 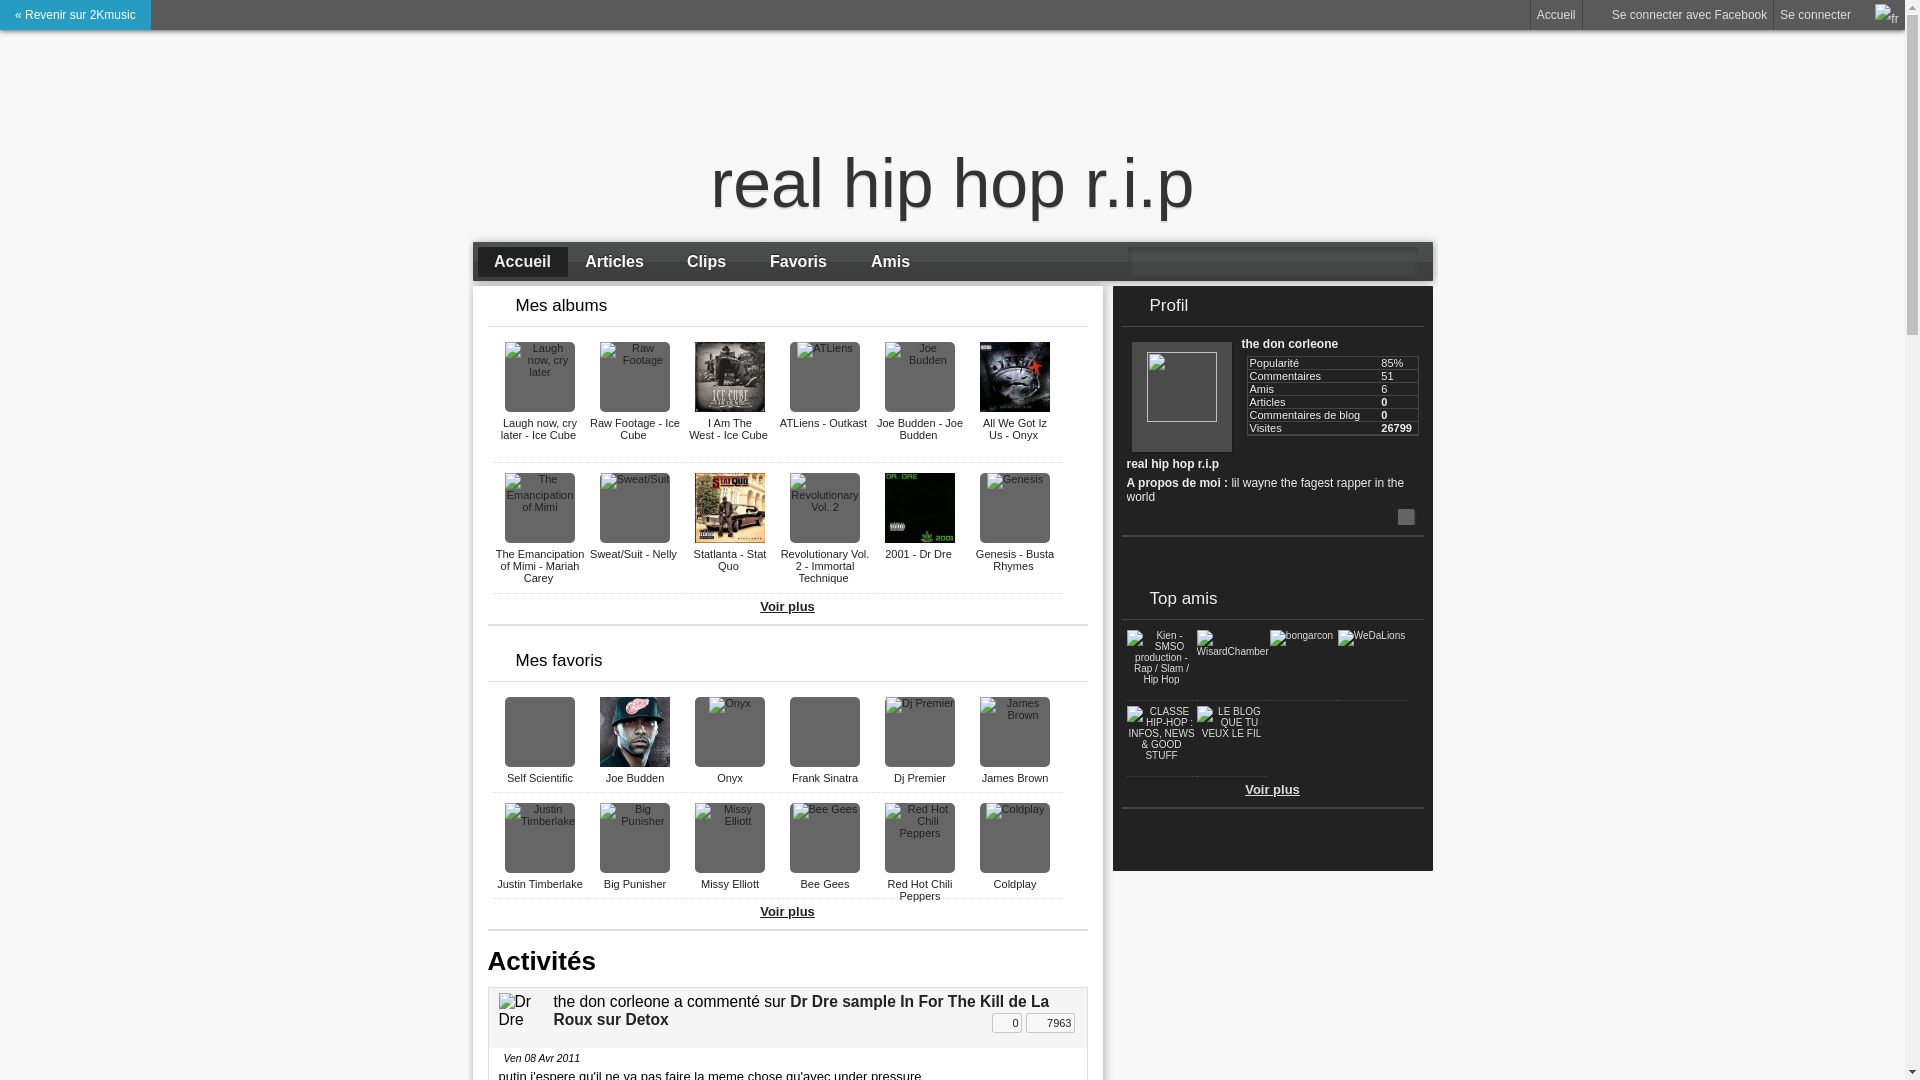 What do you see at coordinates (1126, 755) in the screenshot?
I see `'CLASSE HIP-HOP : INFOS, NEWS & GOOD STUFF'` at bounding box center [1126, 755].